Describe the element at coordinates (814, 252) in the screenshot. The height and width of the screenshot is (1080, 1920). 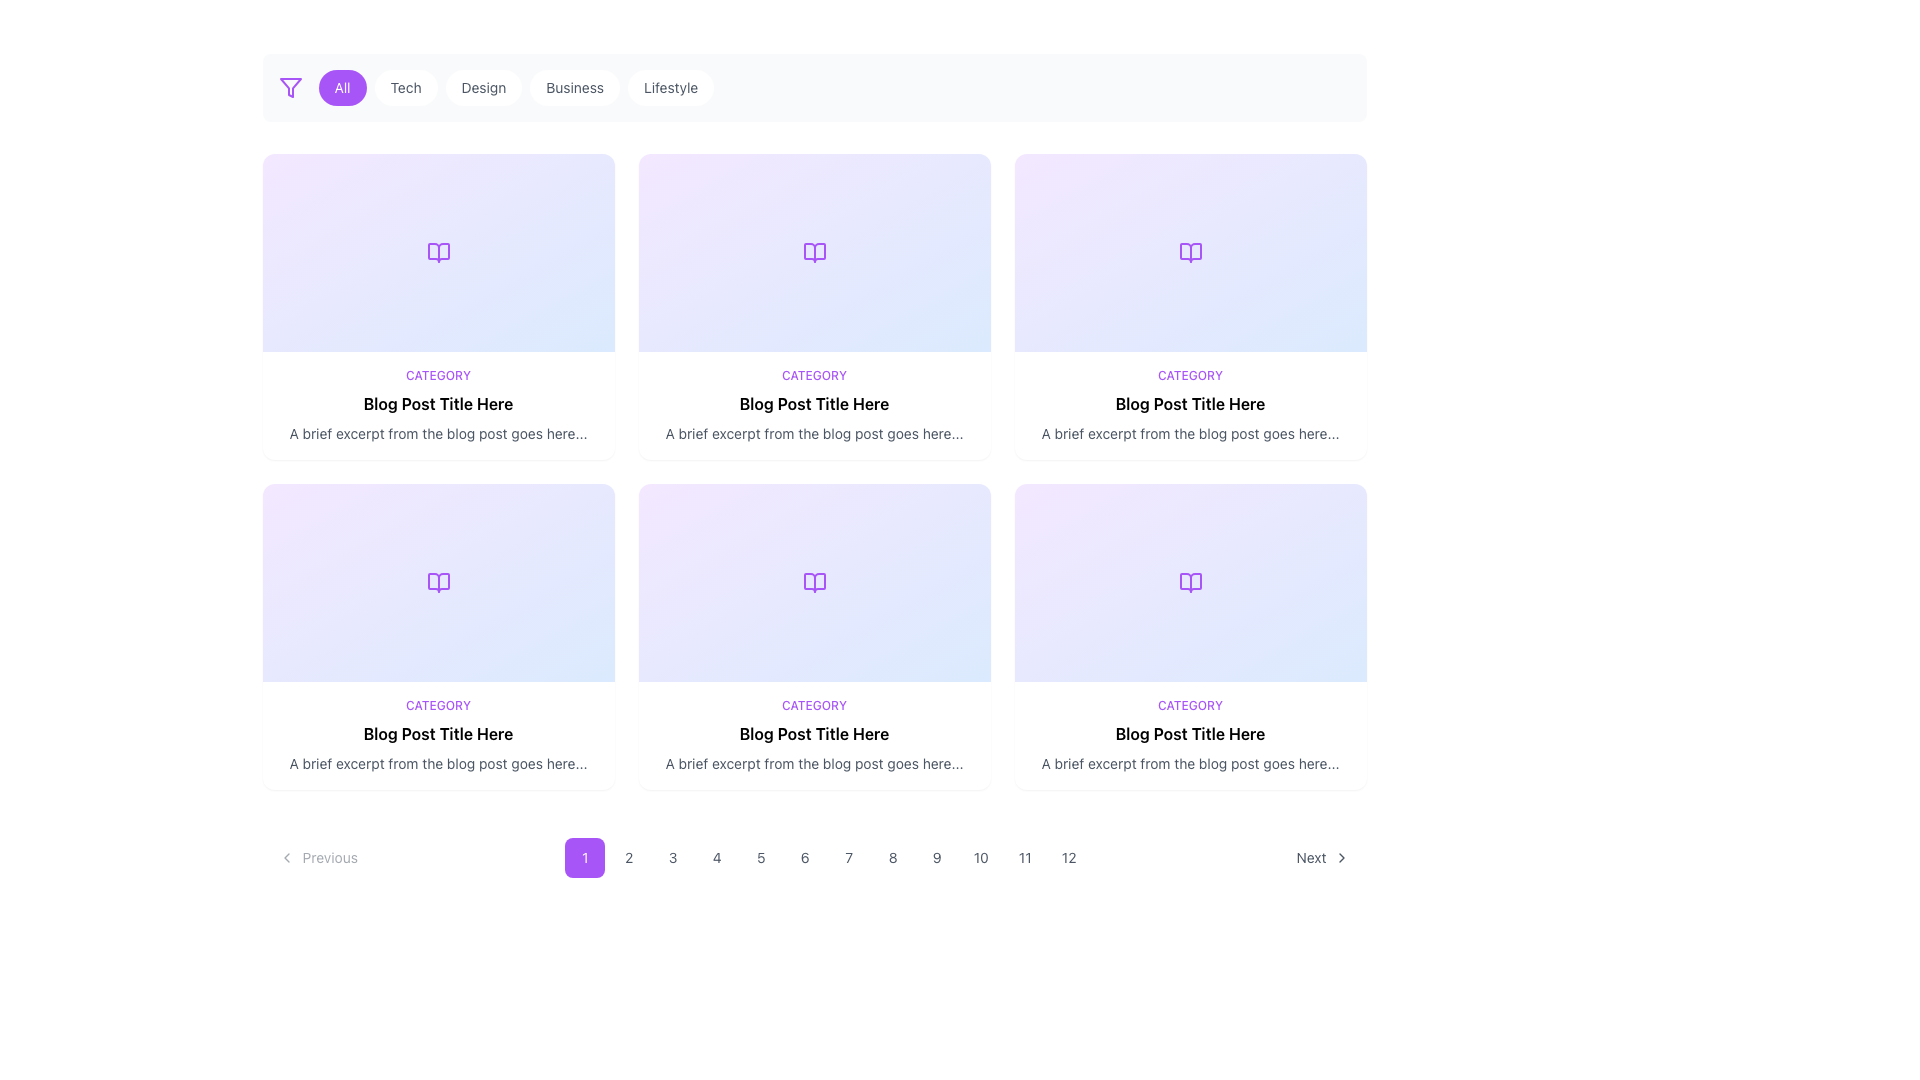
I see `the Decorative background with an illustrative icon, which serves as the visual representation for a blog post preview located in the first row, second column` at that location.